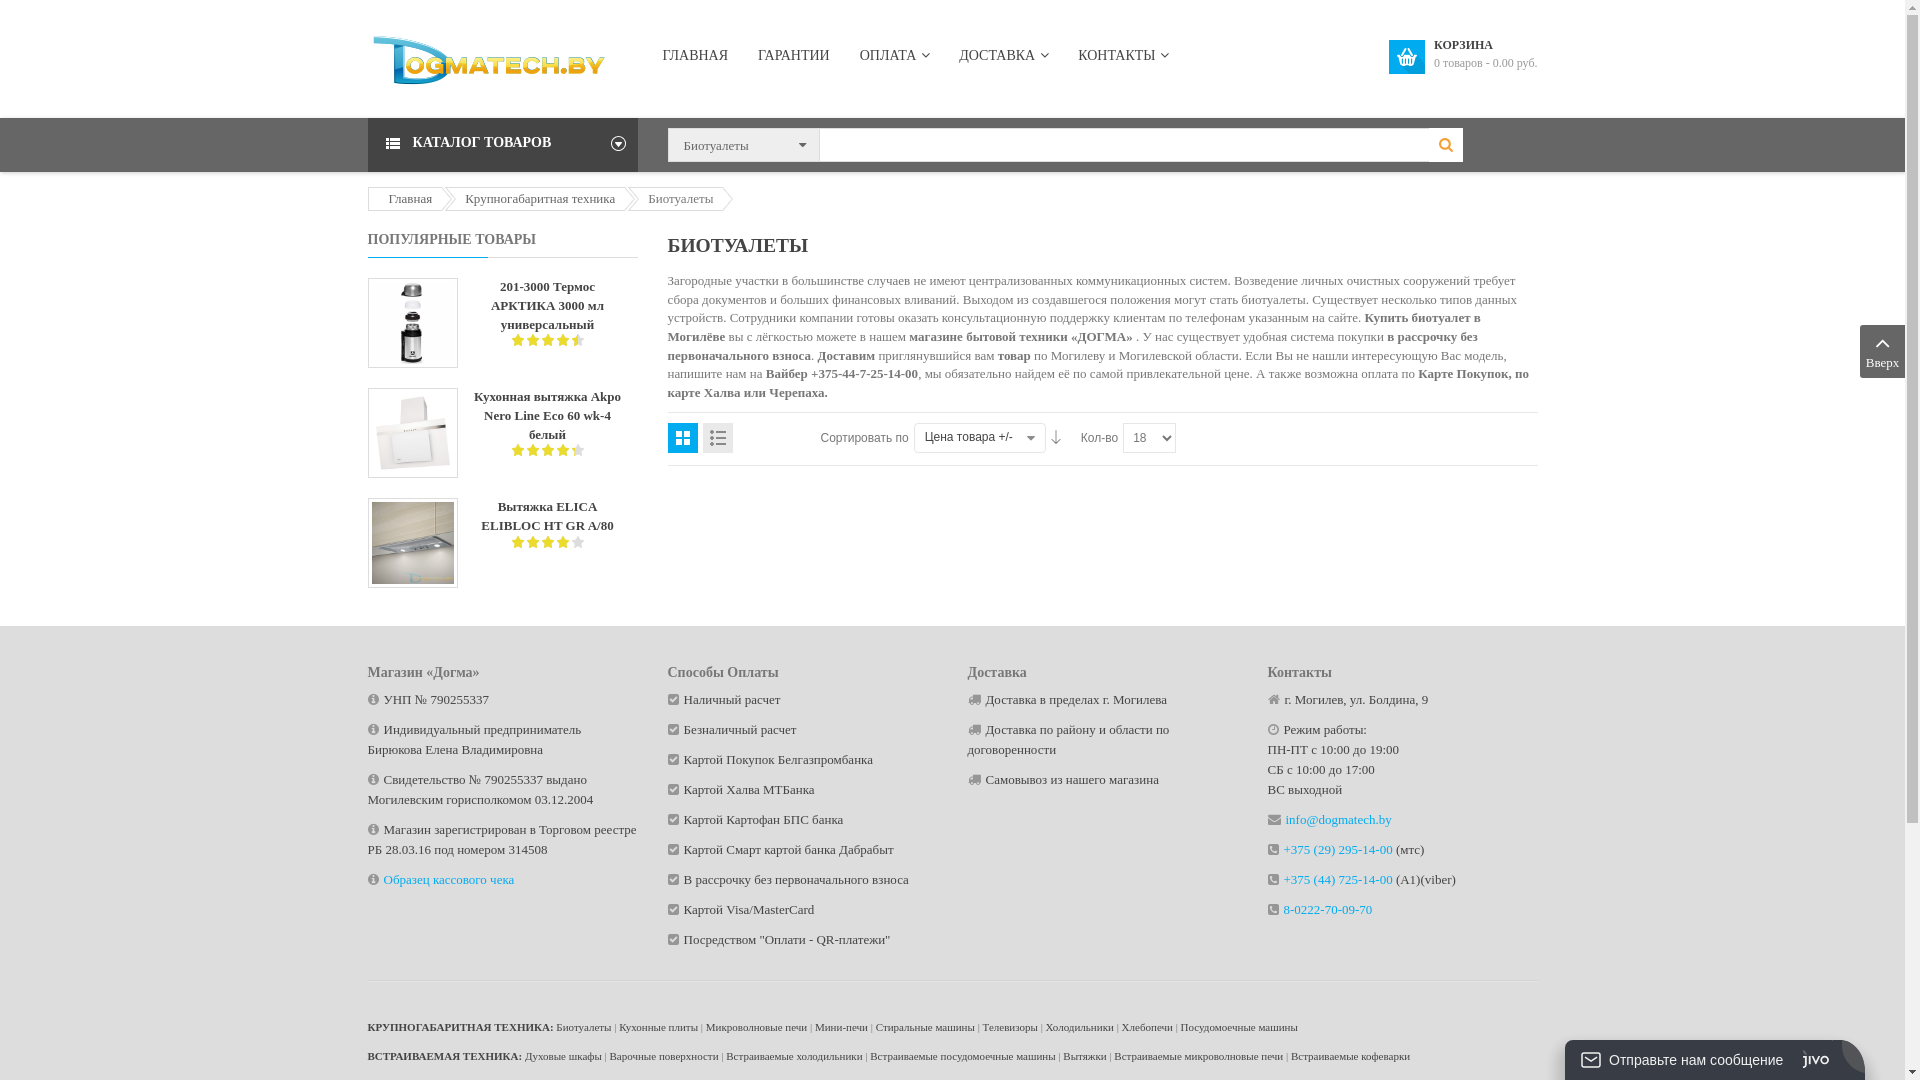 This screenshot has width=1920, height=1080. What do you see at coordinates (1338, 849) in the screenshot?
I see `'+375 (29) 295-14-00'` at bounding box center [1338, 849].